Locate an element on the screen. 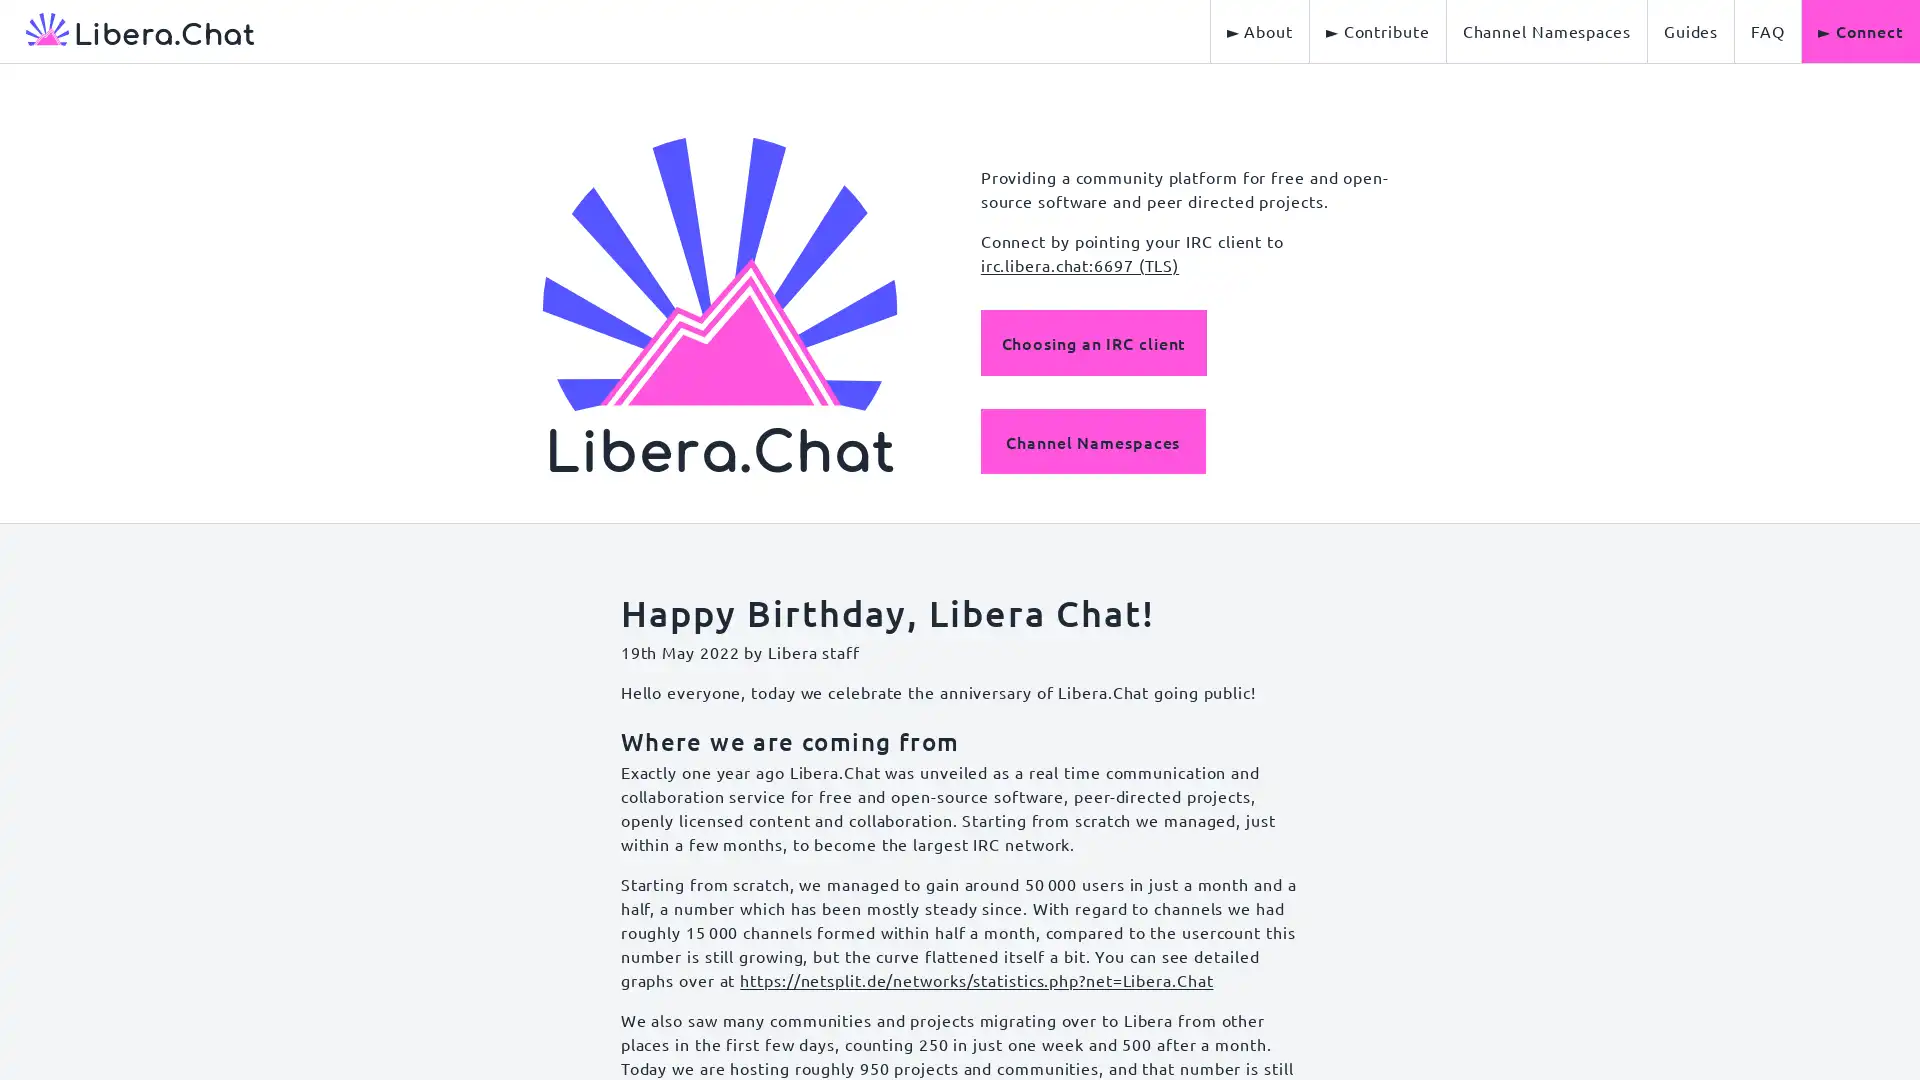 Image resolution: width=1920 pixels, height=1080 pixels. Channel Namespaces is located at coordinates (1091, 439).